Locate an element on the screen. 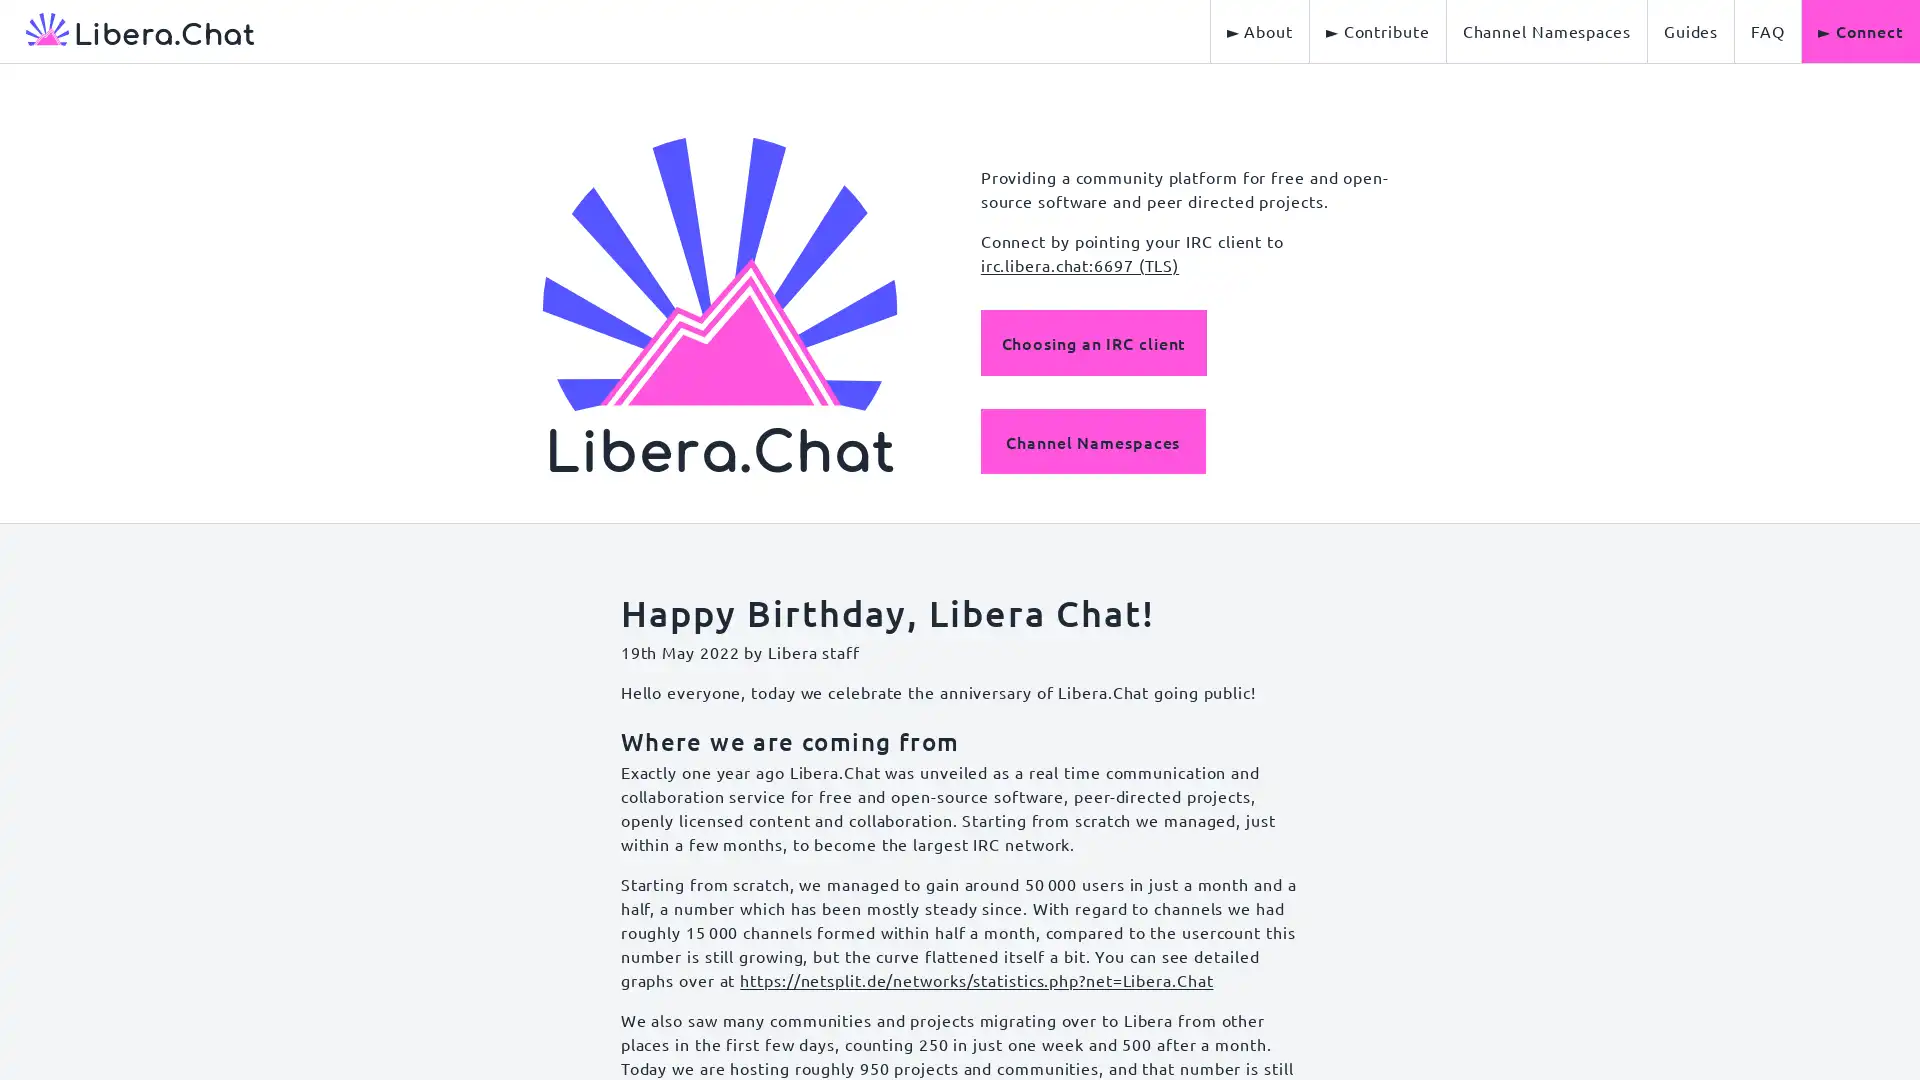 Image resolution: width=1920 pixels, height=1080 pixels. Channel Namespaces is located at coordinates (1091, 439).